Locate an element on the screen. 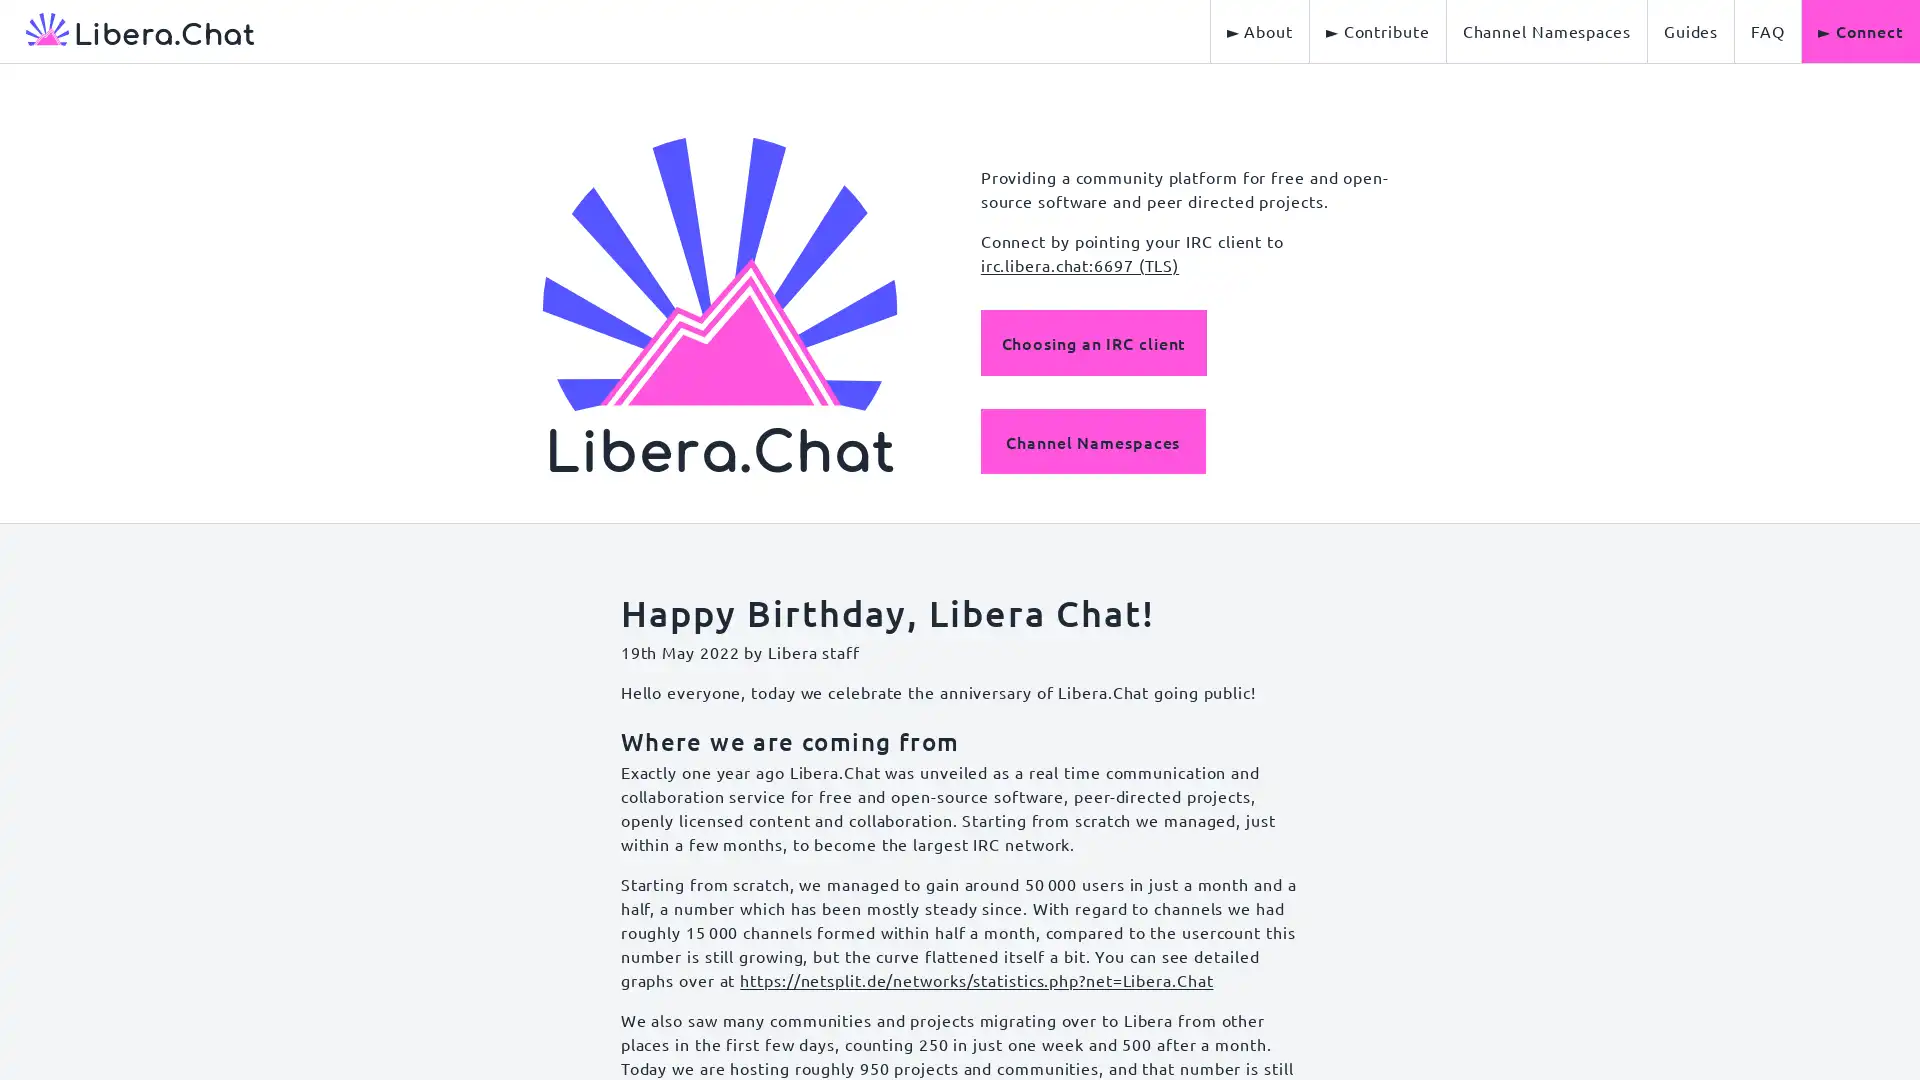 Image resolution: width=1920 pixels, height=1080 pixels. Channel Namespaces is located at coordinates (1091, 439).